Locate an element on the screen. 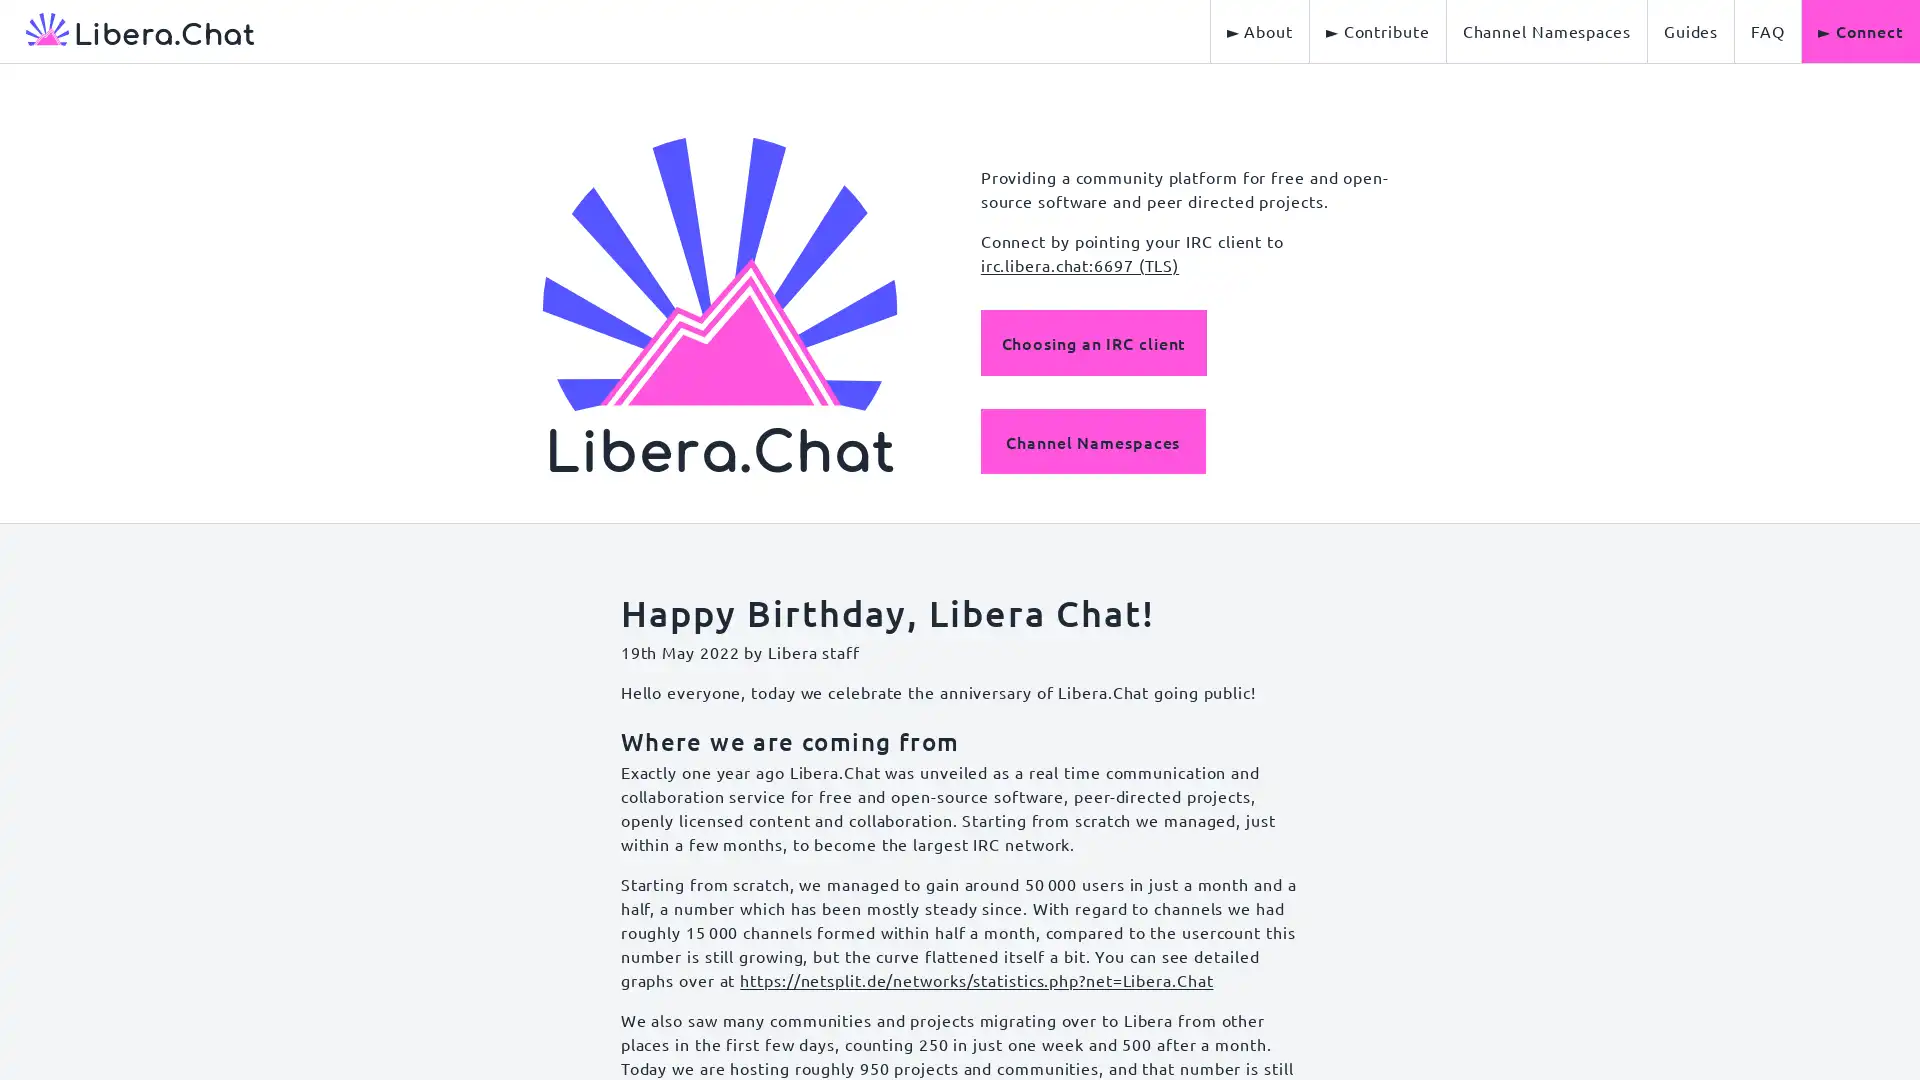 Image resolution: width=1920 pixels, height=1080 pixels. Channel Namespaces is located at coordinates (1091, 439).